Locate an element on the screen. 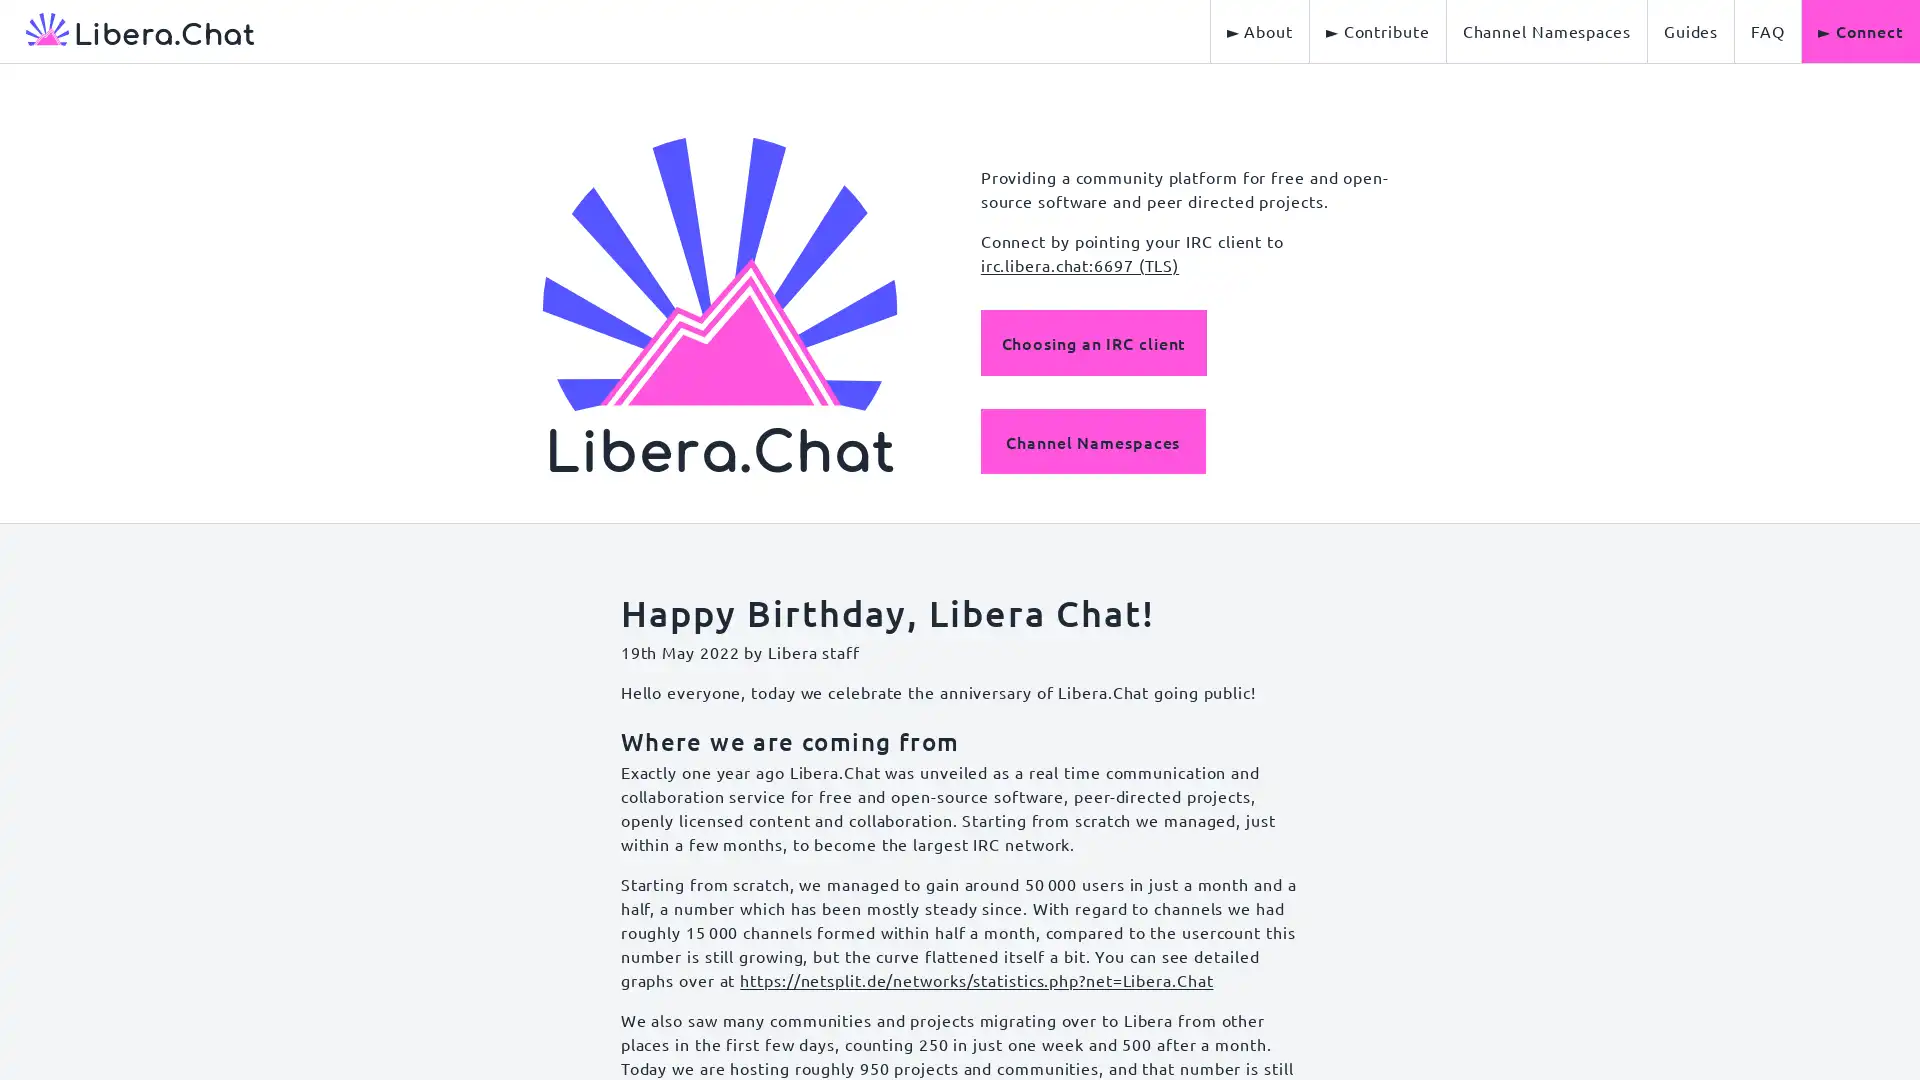 Image resolution: width=1920 pixels, height=1080 pixels. Channel Namespaces is located at coordinates (1091, 439).